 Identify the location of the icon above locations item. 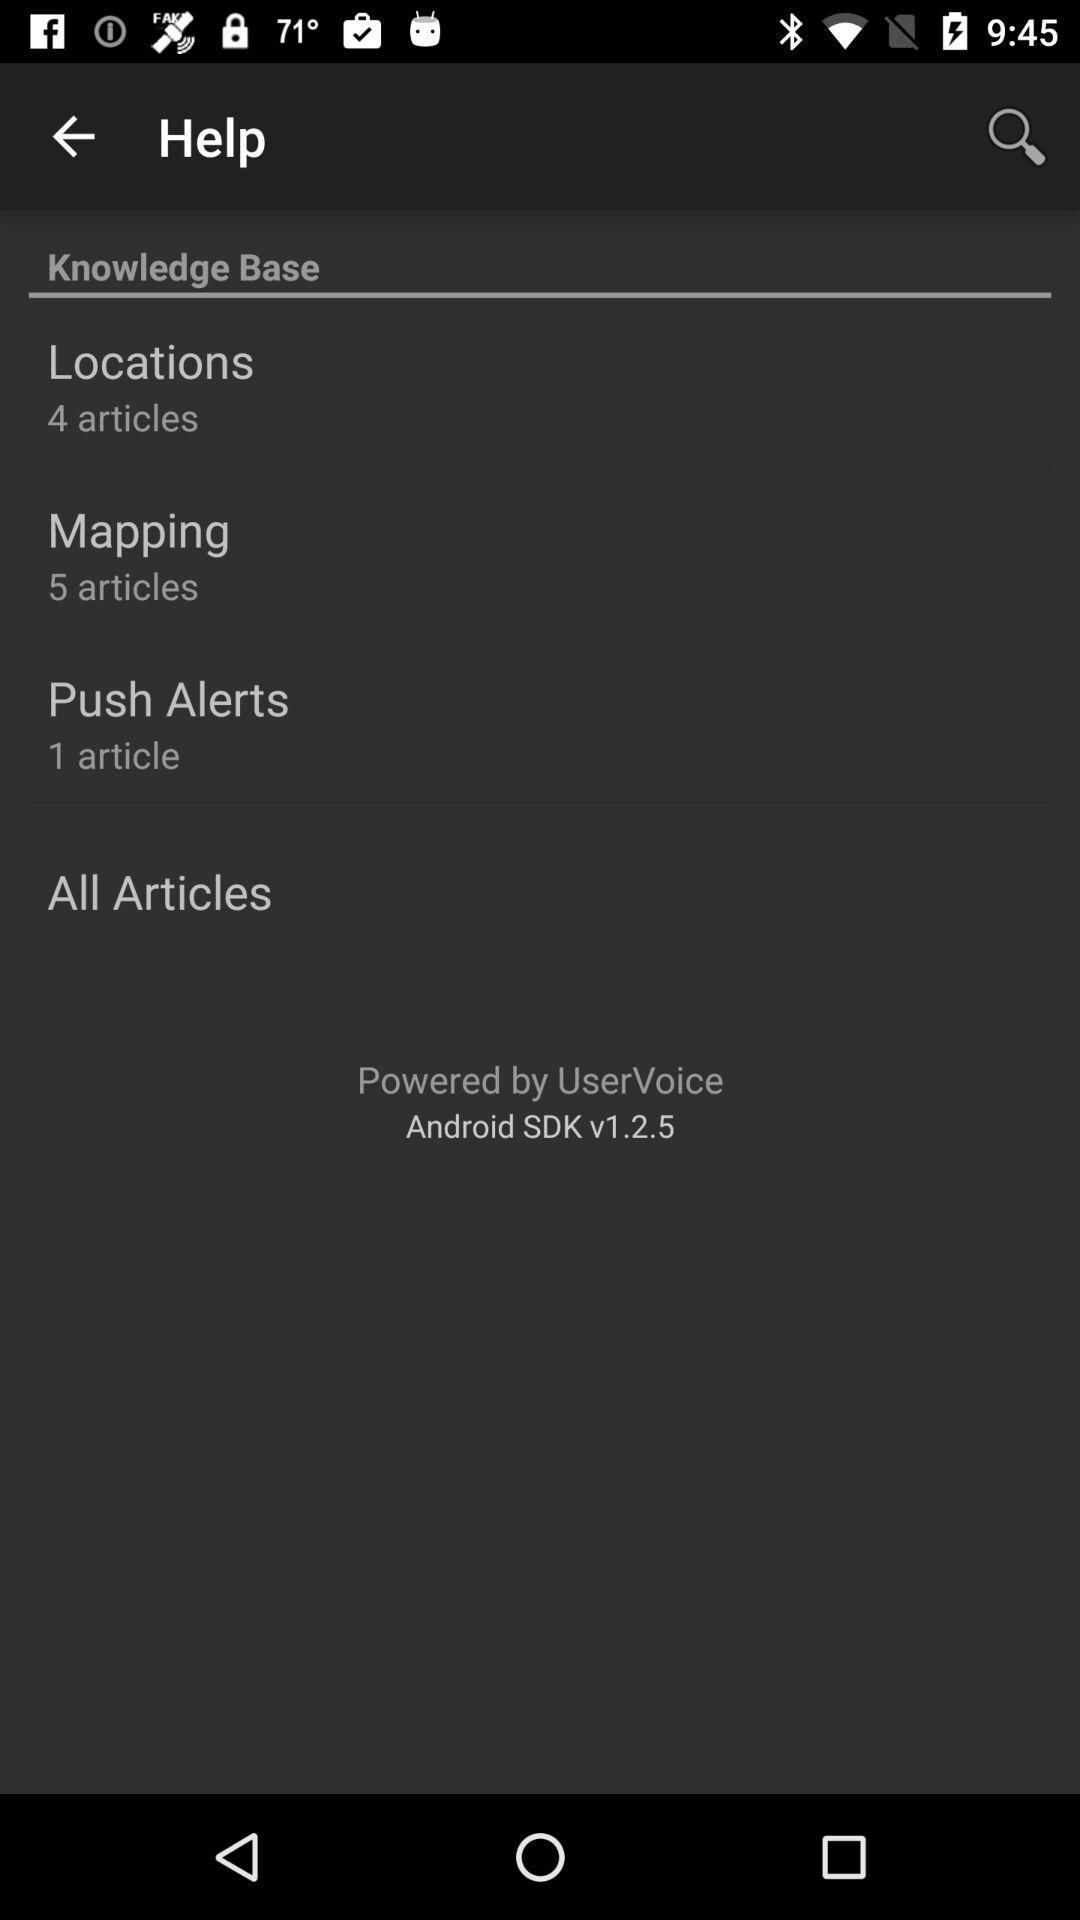
(540, 254).